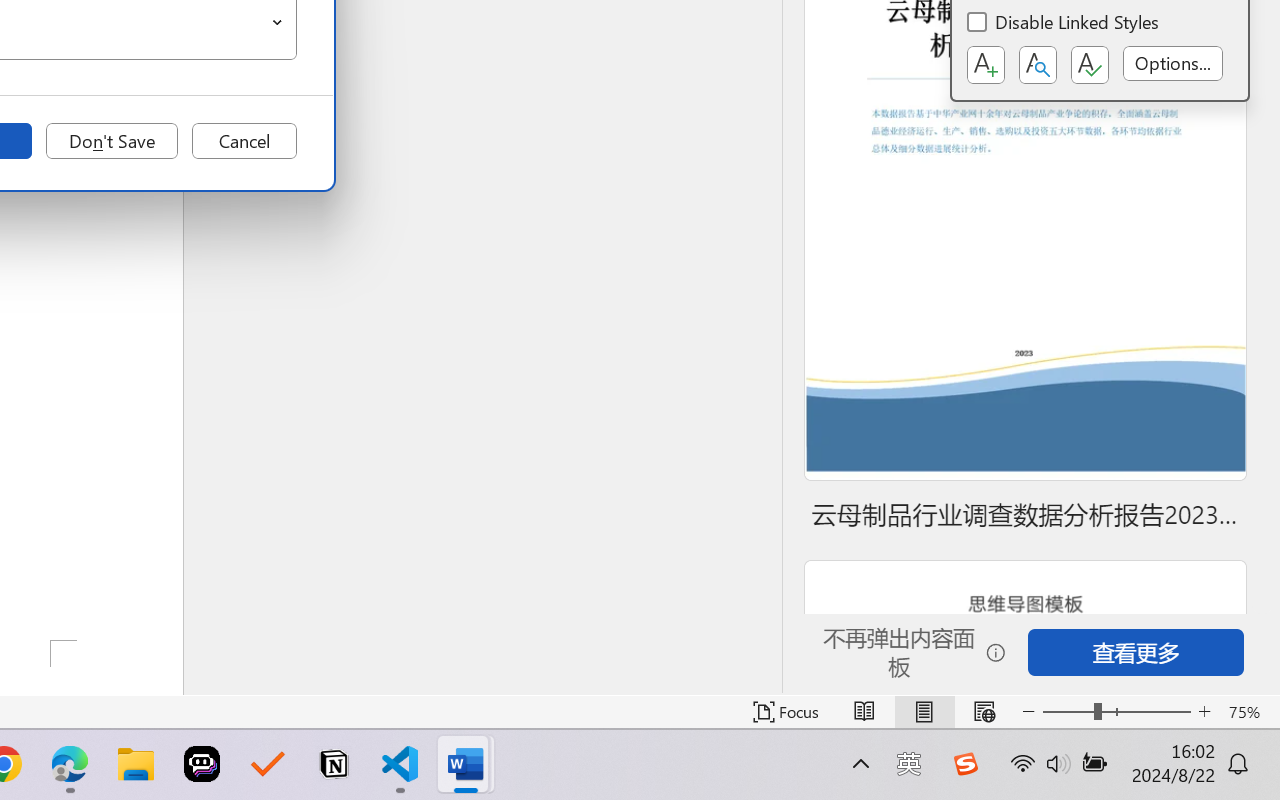 The height and width of the screenshot is (800, 1280). What do you see at coordinates (923, 711) in the screenshot?
I see `'Print Layout'` at bounding box center [923, 711].